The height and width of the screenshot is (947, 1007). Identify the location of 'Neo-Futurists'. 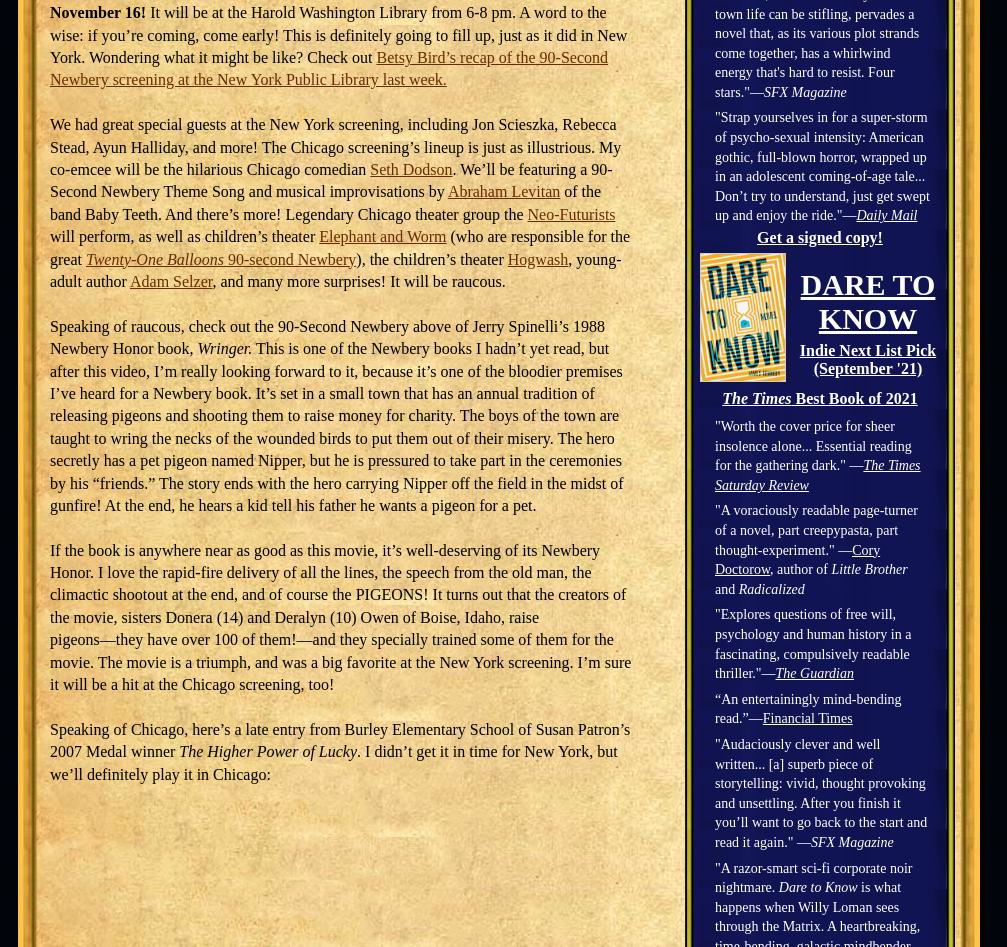
(525, 213).